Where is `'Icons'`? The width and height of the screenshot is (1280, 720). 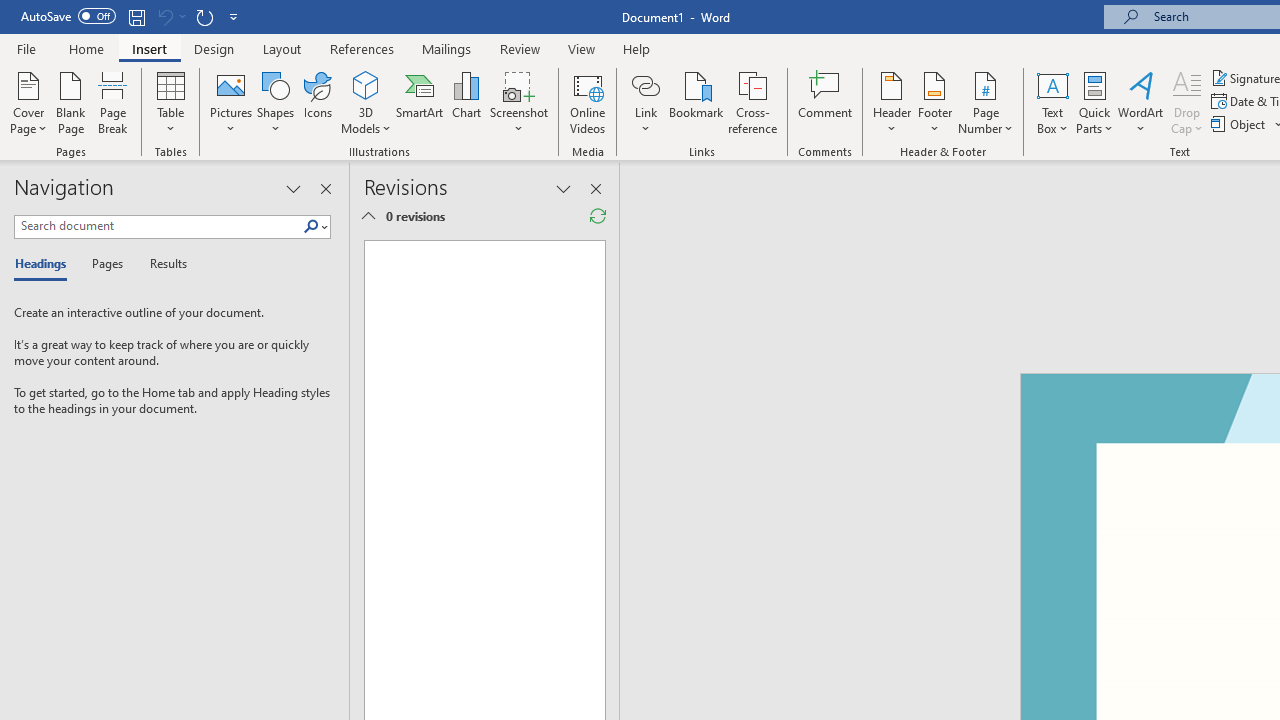
'Icons' is located at coordinates (317, 103).